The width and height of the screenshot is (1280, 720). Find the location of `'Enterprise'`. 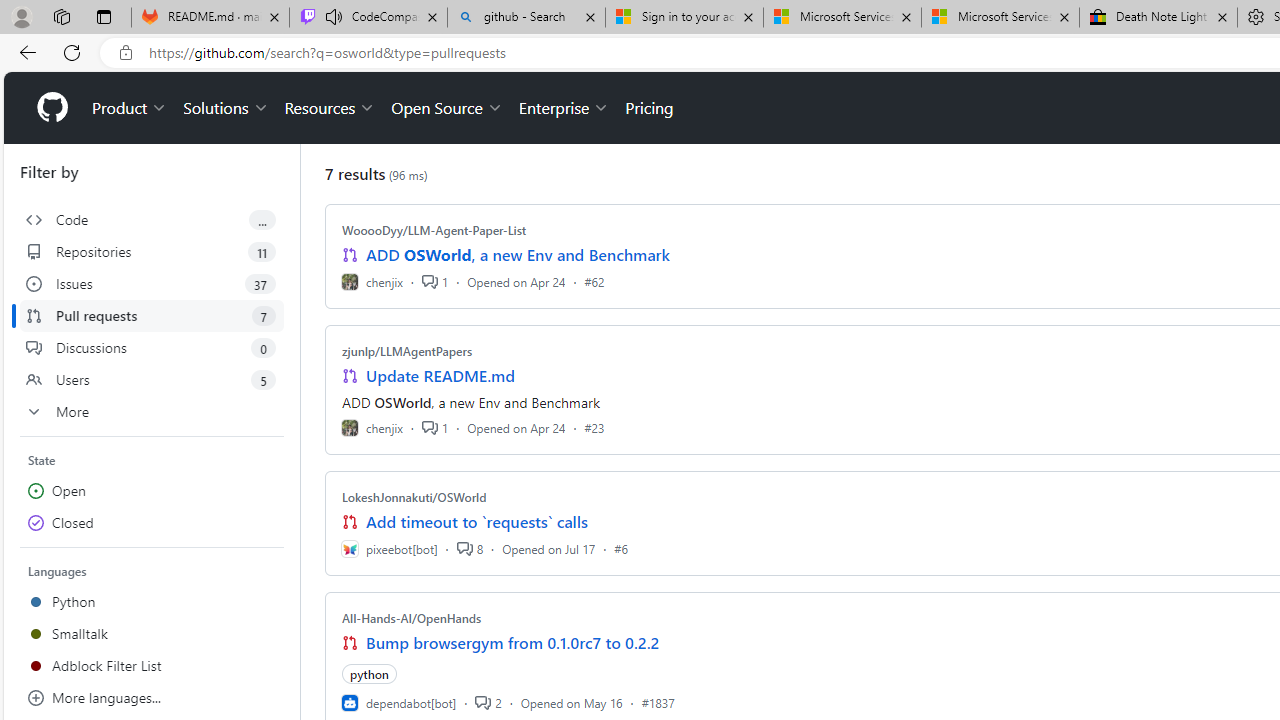

'Enterprise' is located at coordinates (562, 108).